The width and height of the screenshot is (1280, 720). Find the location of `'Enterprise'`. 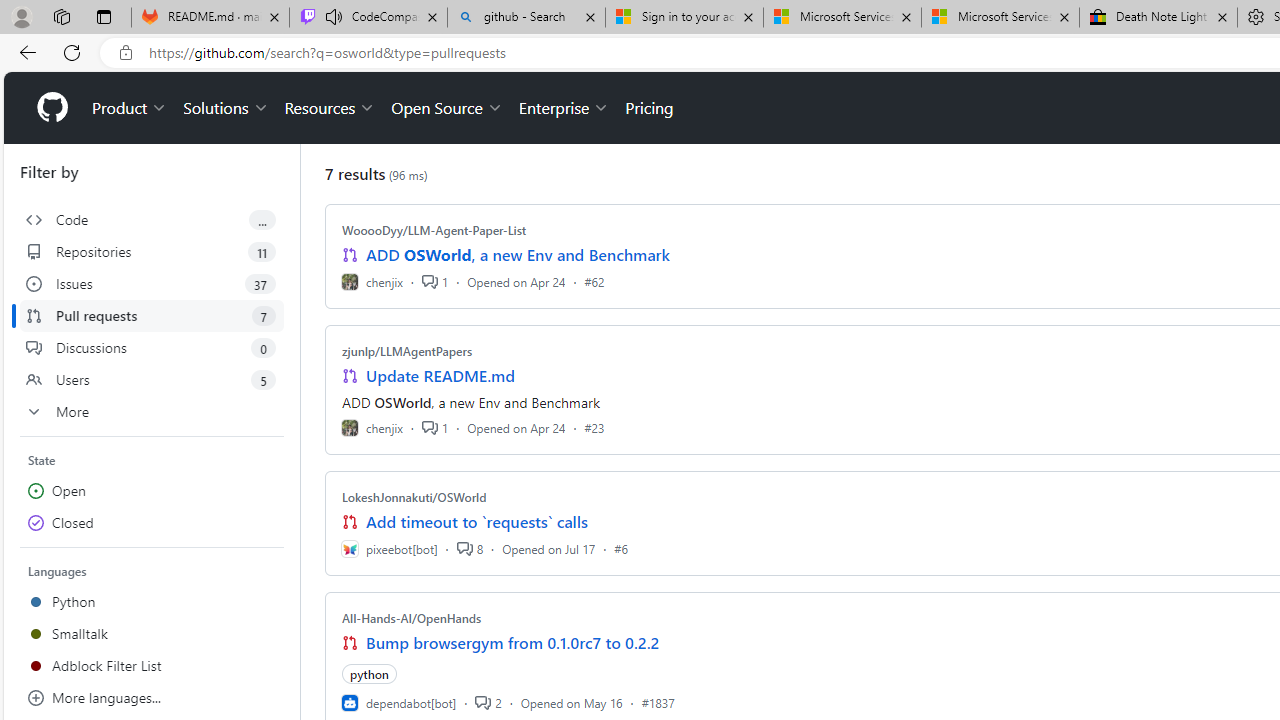

'Enterprise' is located at coordinates (562, 108).